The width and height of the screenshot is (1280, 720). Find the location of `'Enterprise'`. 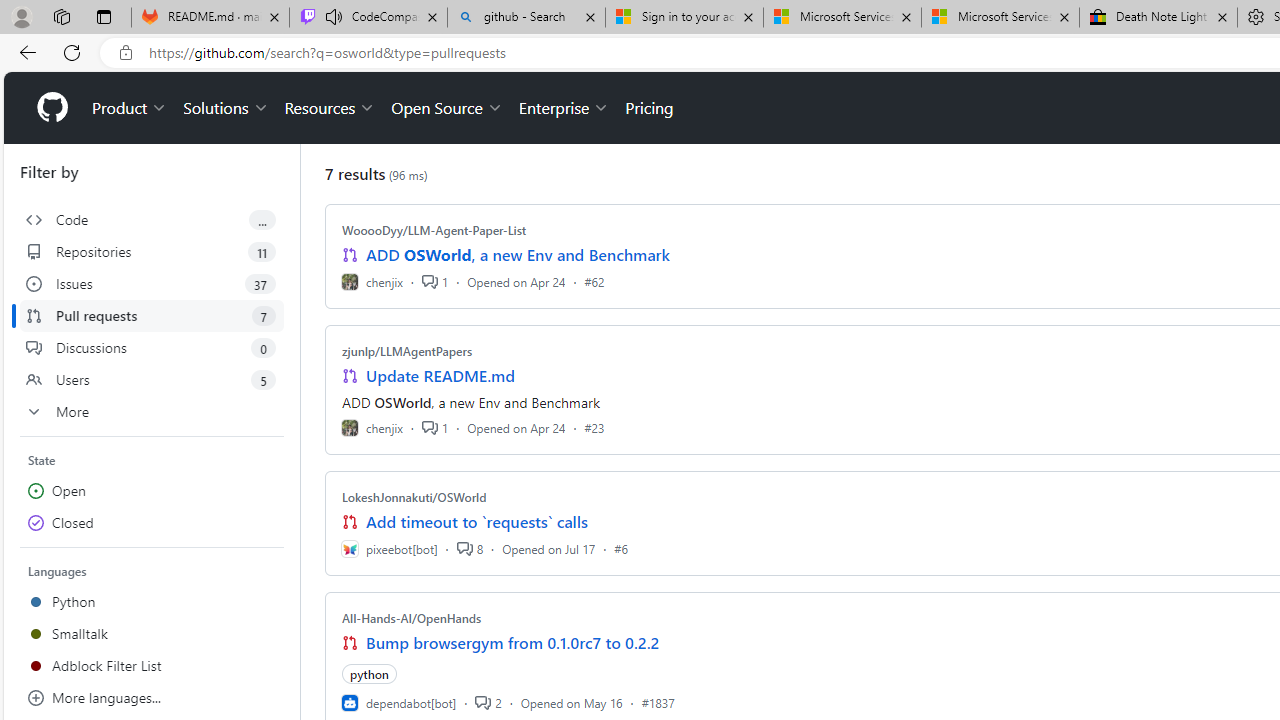

'Enterprise' is located at coordinates (562, 108).